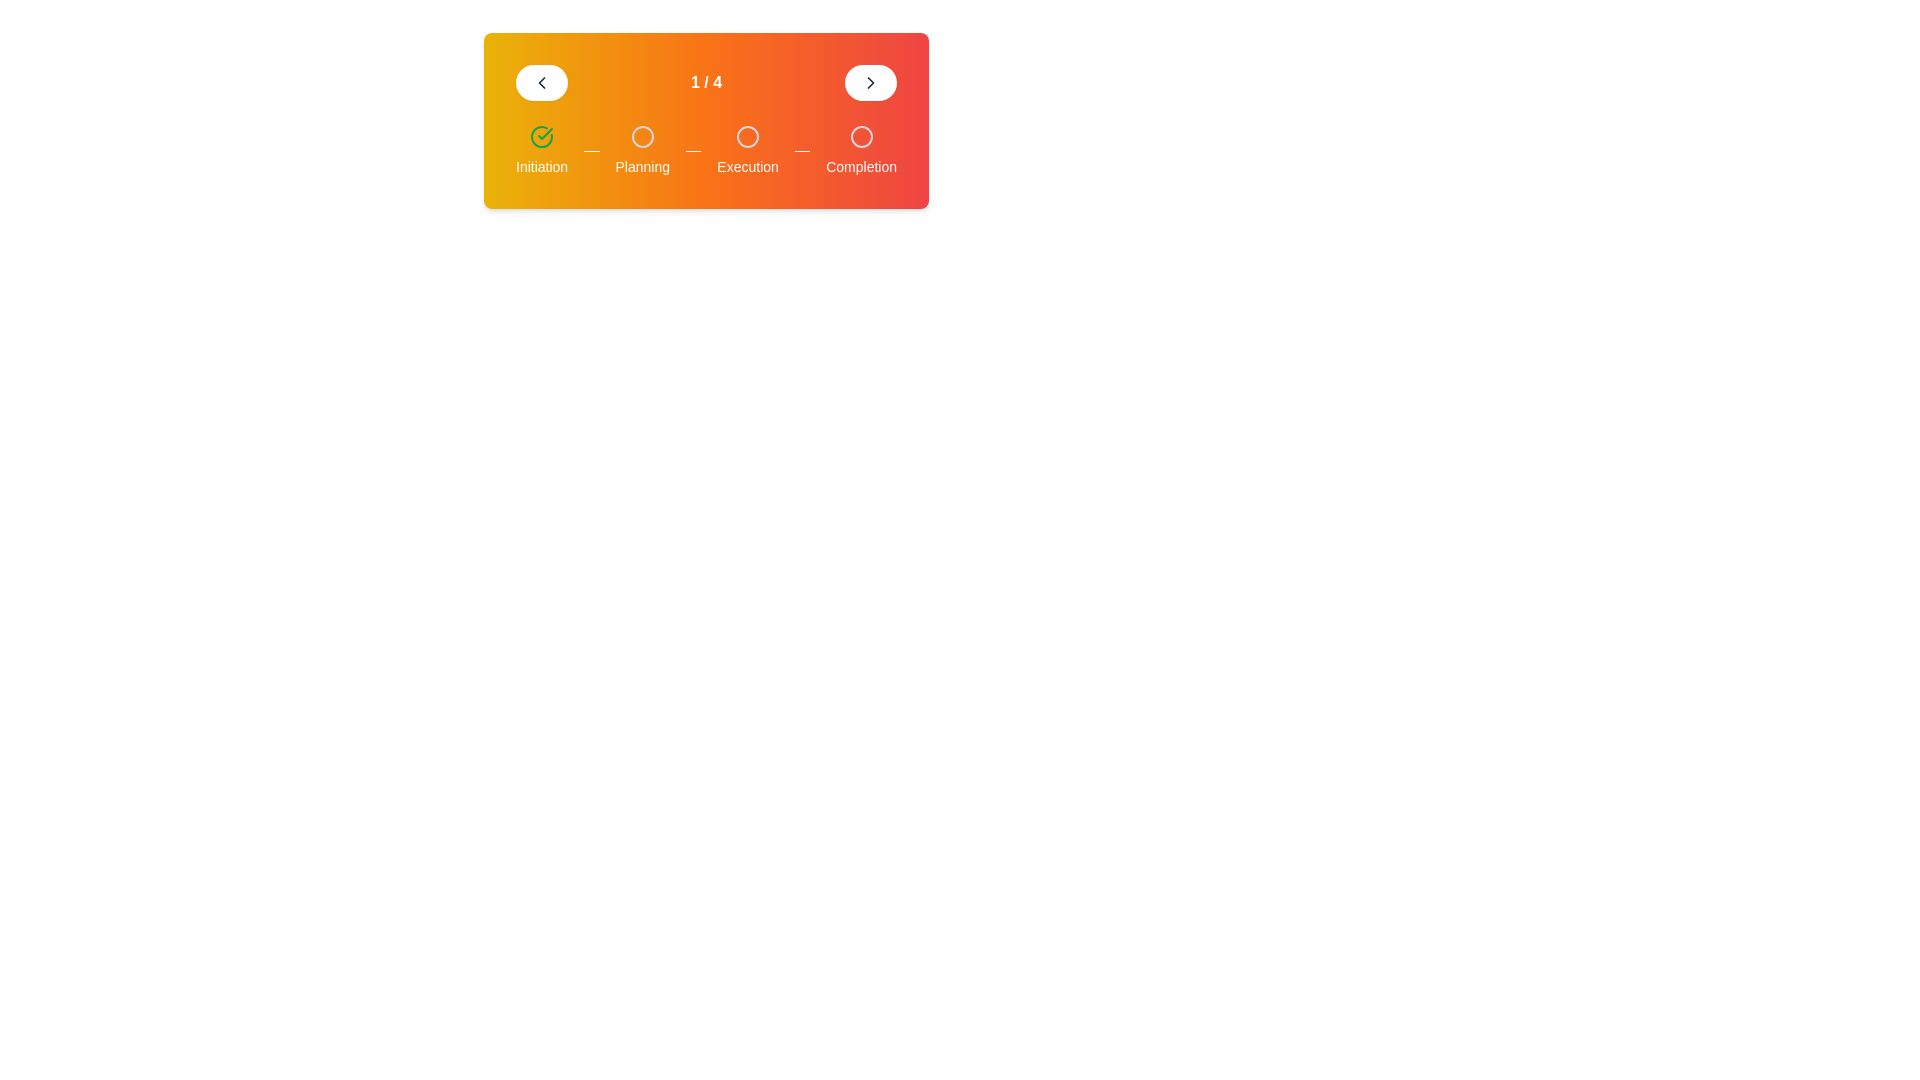 This screenshot has width=1920, height=1080. Describe the element at coordinates (870, 82) in the screenshot. I see `the chevron icon located near the top-right of the interface, which serves as a visual aid for navigation or transitioning to the next step or page` at that location.